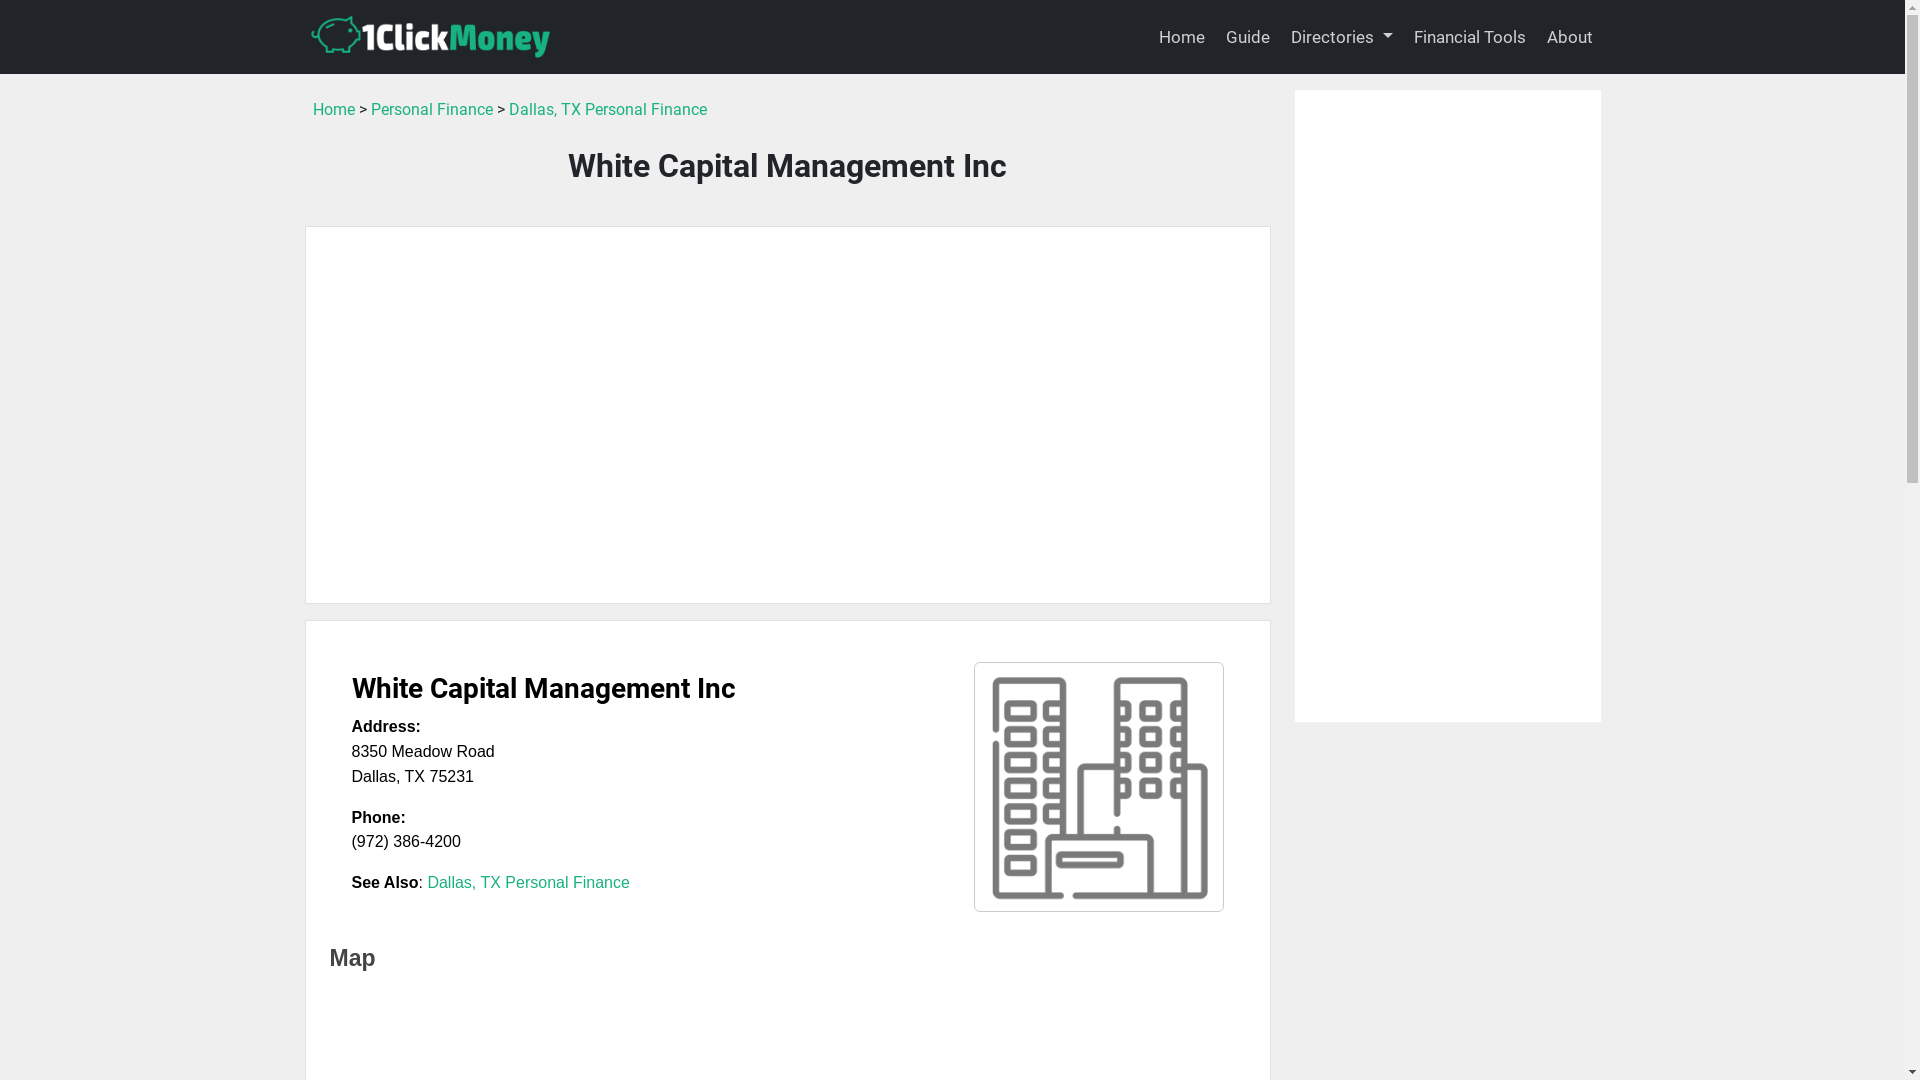 The width and height of the screenshot is (1920, 1080). I want to click on 'Financial Tools', so click(1469, 37).